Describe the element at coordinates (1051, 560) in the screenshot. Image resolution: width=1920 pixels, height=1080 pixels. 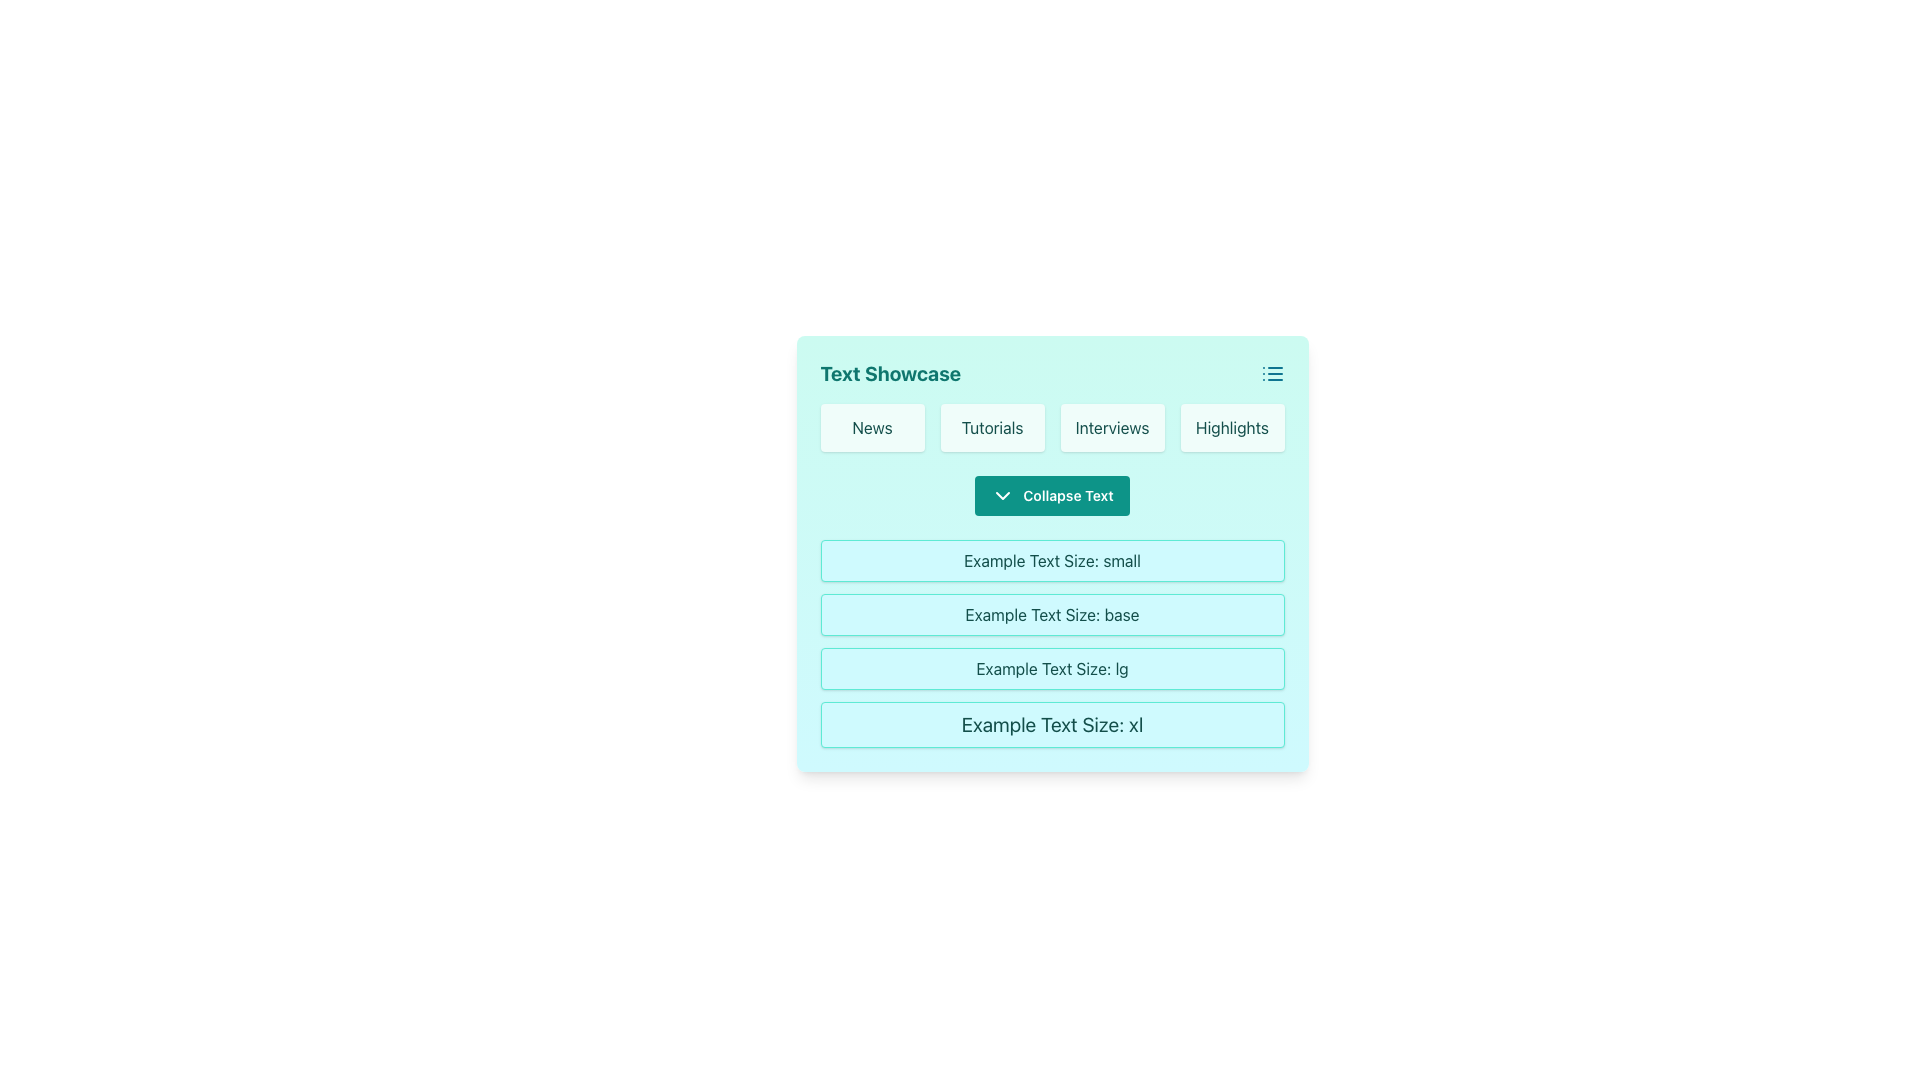
I see `the static text display box that shows 'Example Text Size: small', positioned between the 'Collapse Text' button and the text 'Example Text Size: base'` at that location.